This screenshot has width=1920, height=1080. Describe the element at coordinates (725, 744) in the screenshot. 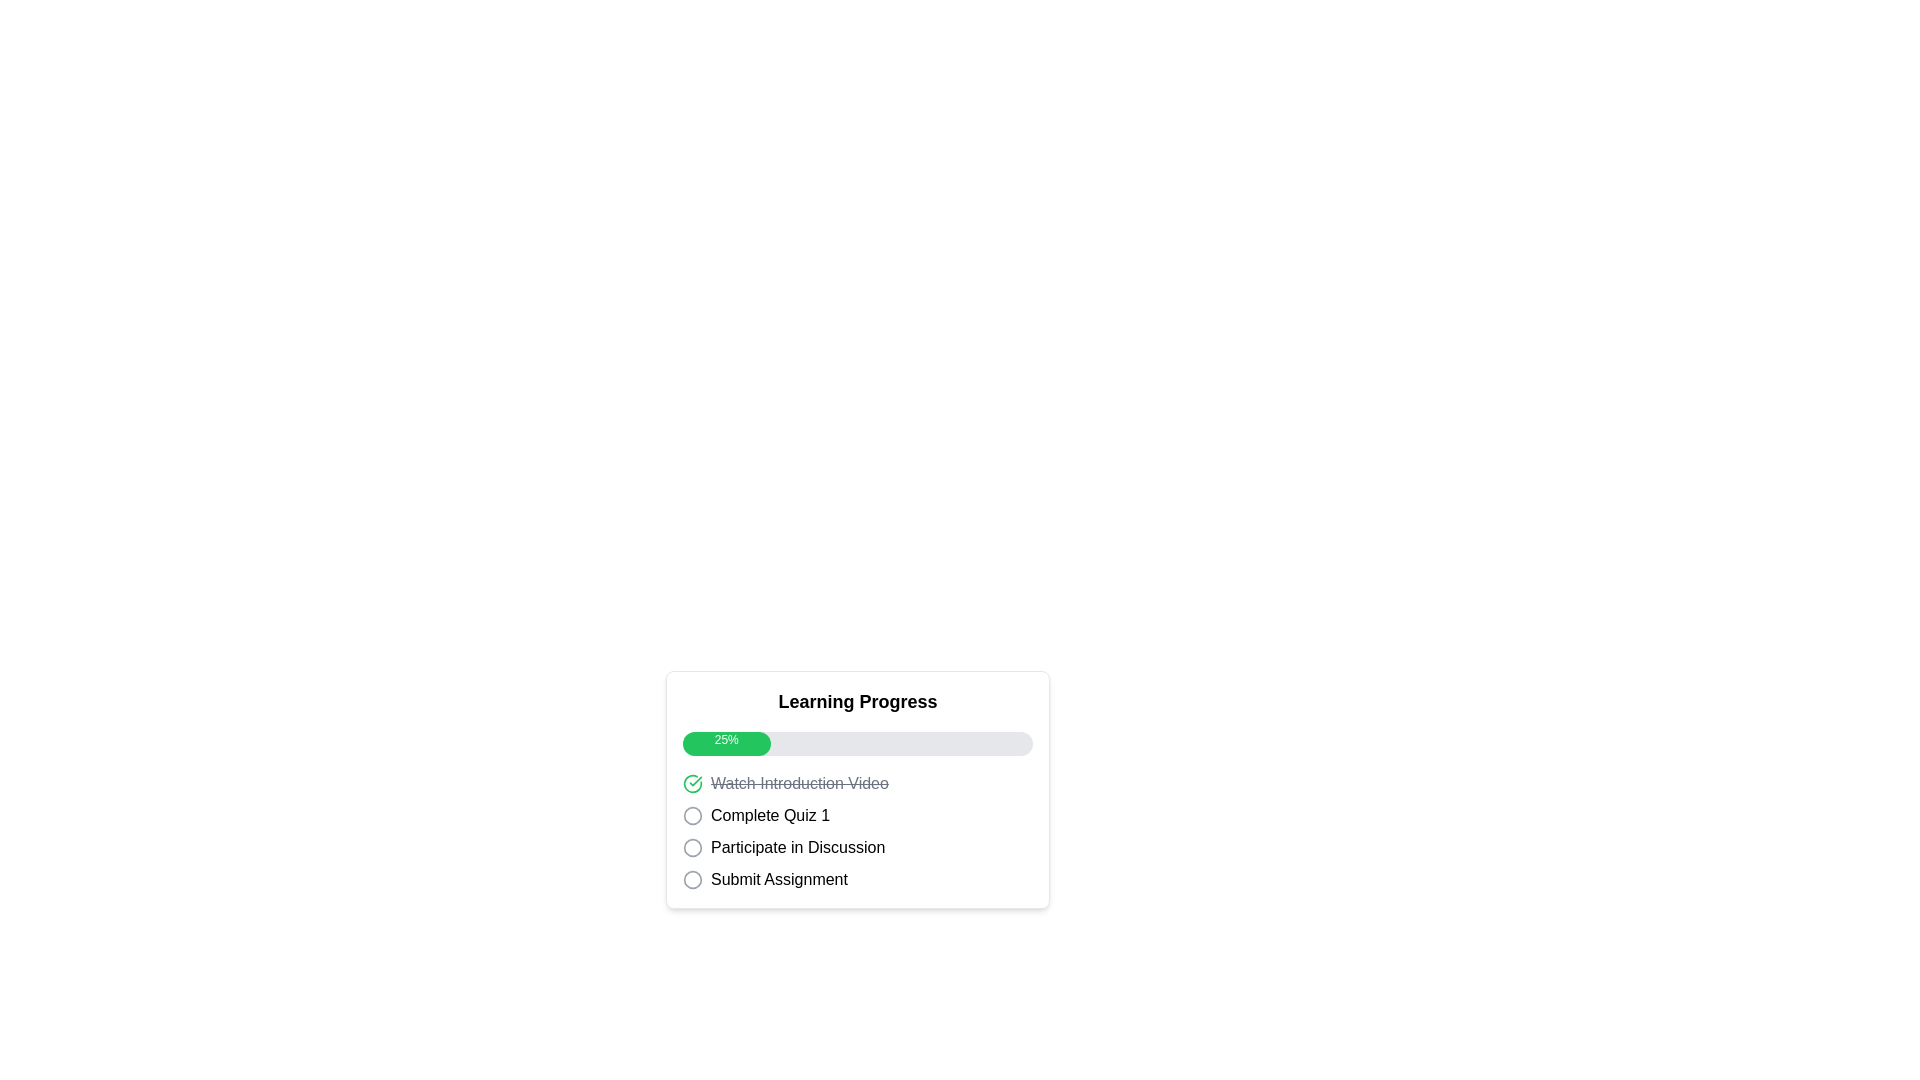

I see `the green progress indicator displaying '25%' within the Learning Progress panel` at that location.